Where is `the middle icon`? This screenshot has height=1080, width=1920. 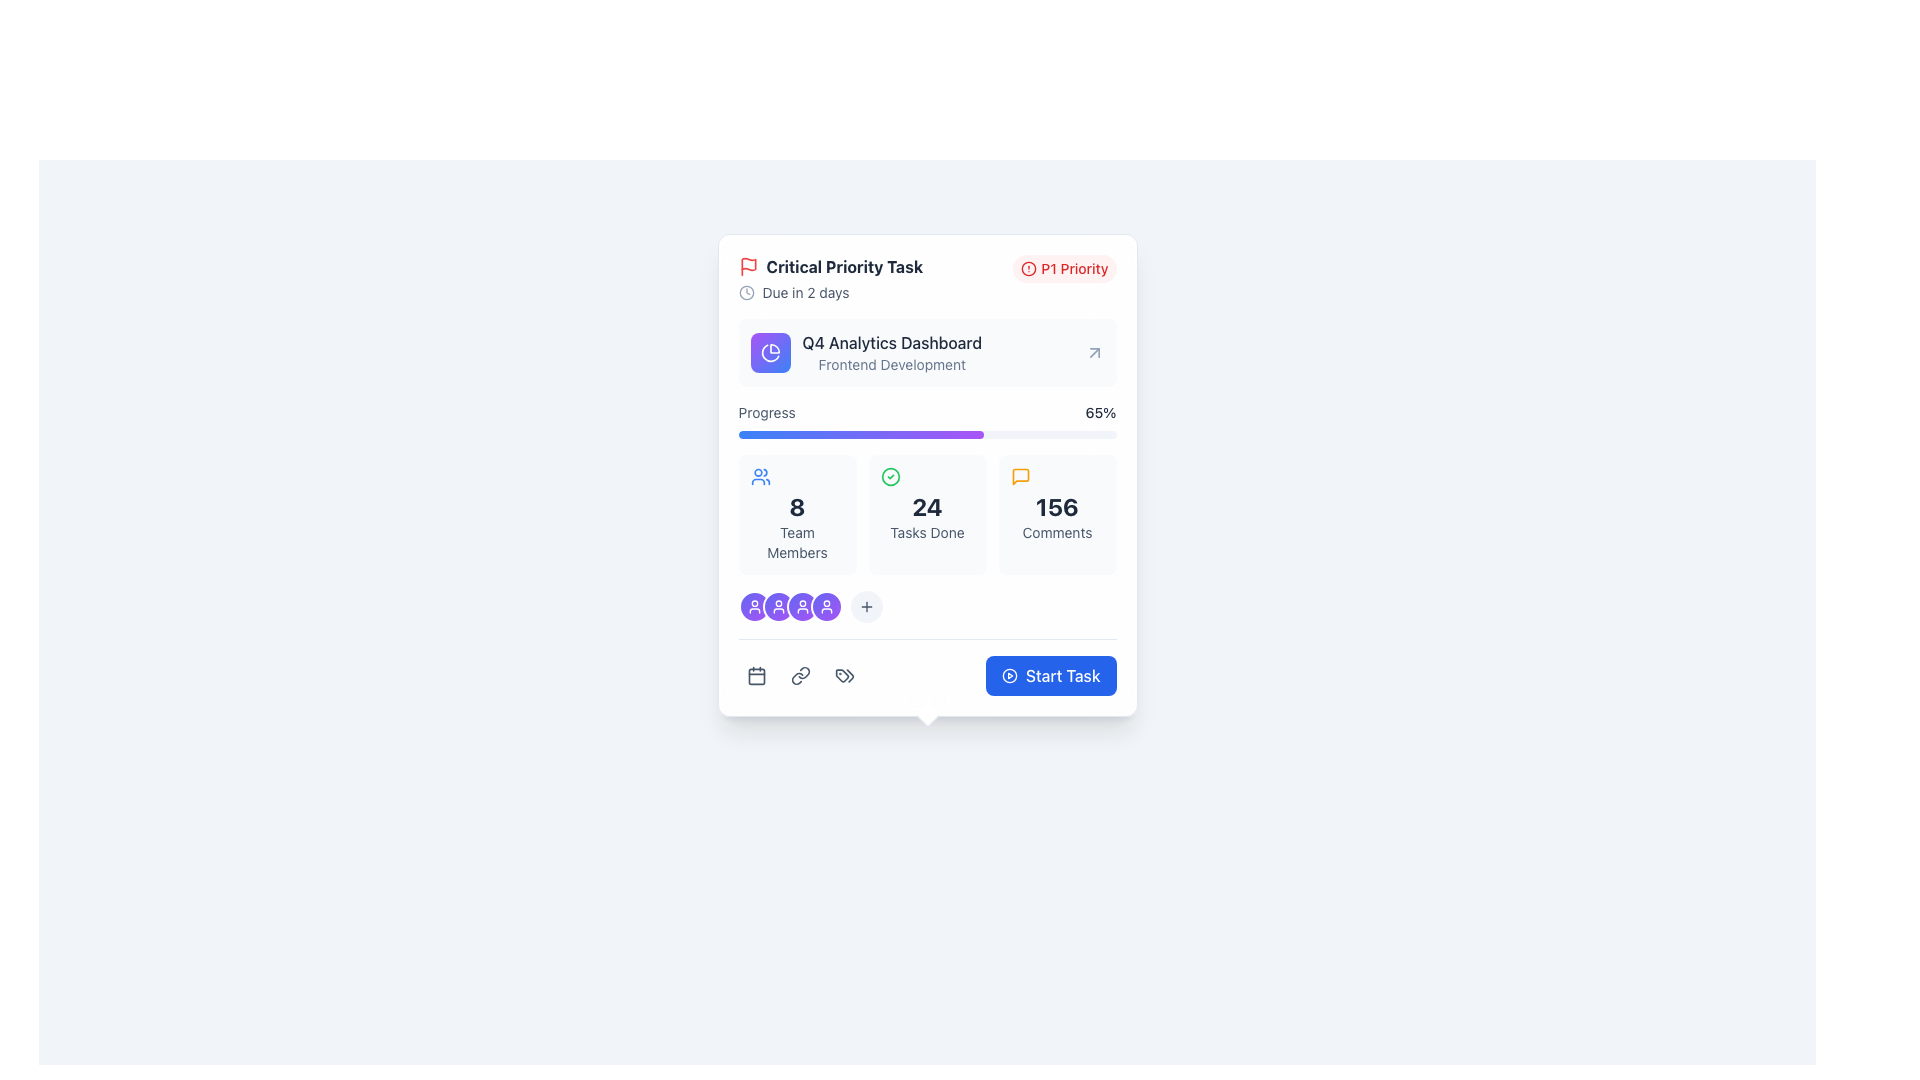 the middle icon is located at coordinates (800, 675).